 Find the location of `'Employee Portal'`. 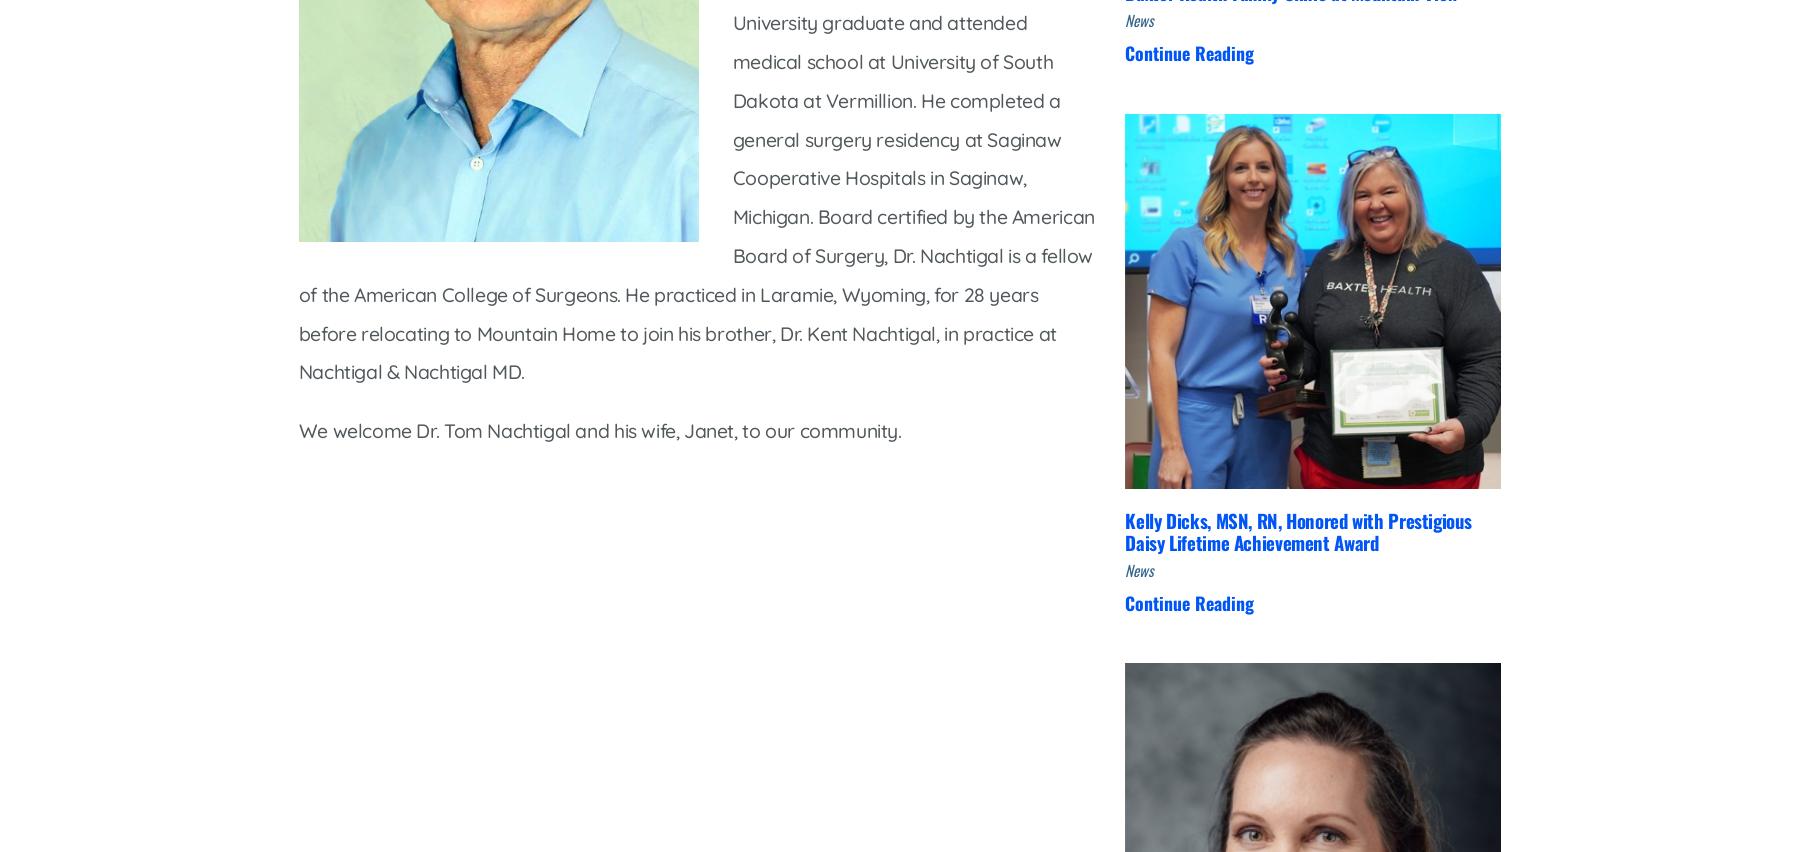

'Employee Portal' is located at coordinates (697, 629).